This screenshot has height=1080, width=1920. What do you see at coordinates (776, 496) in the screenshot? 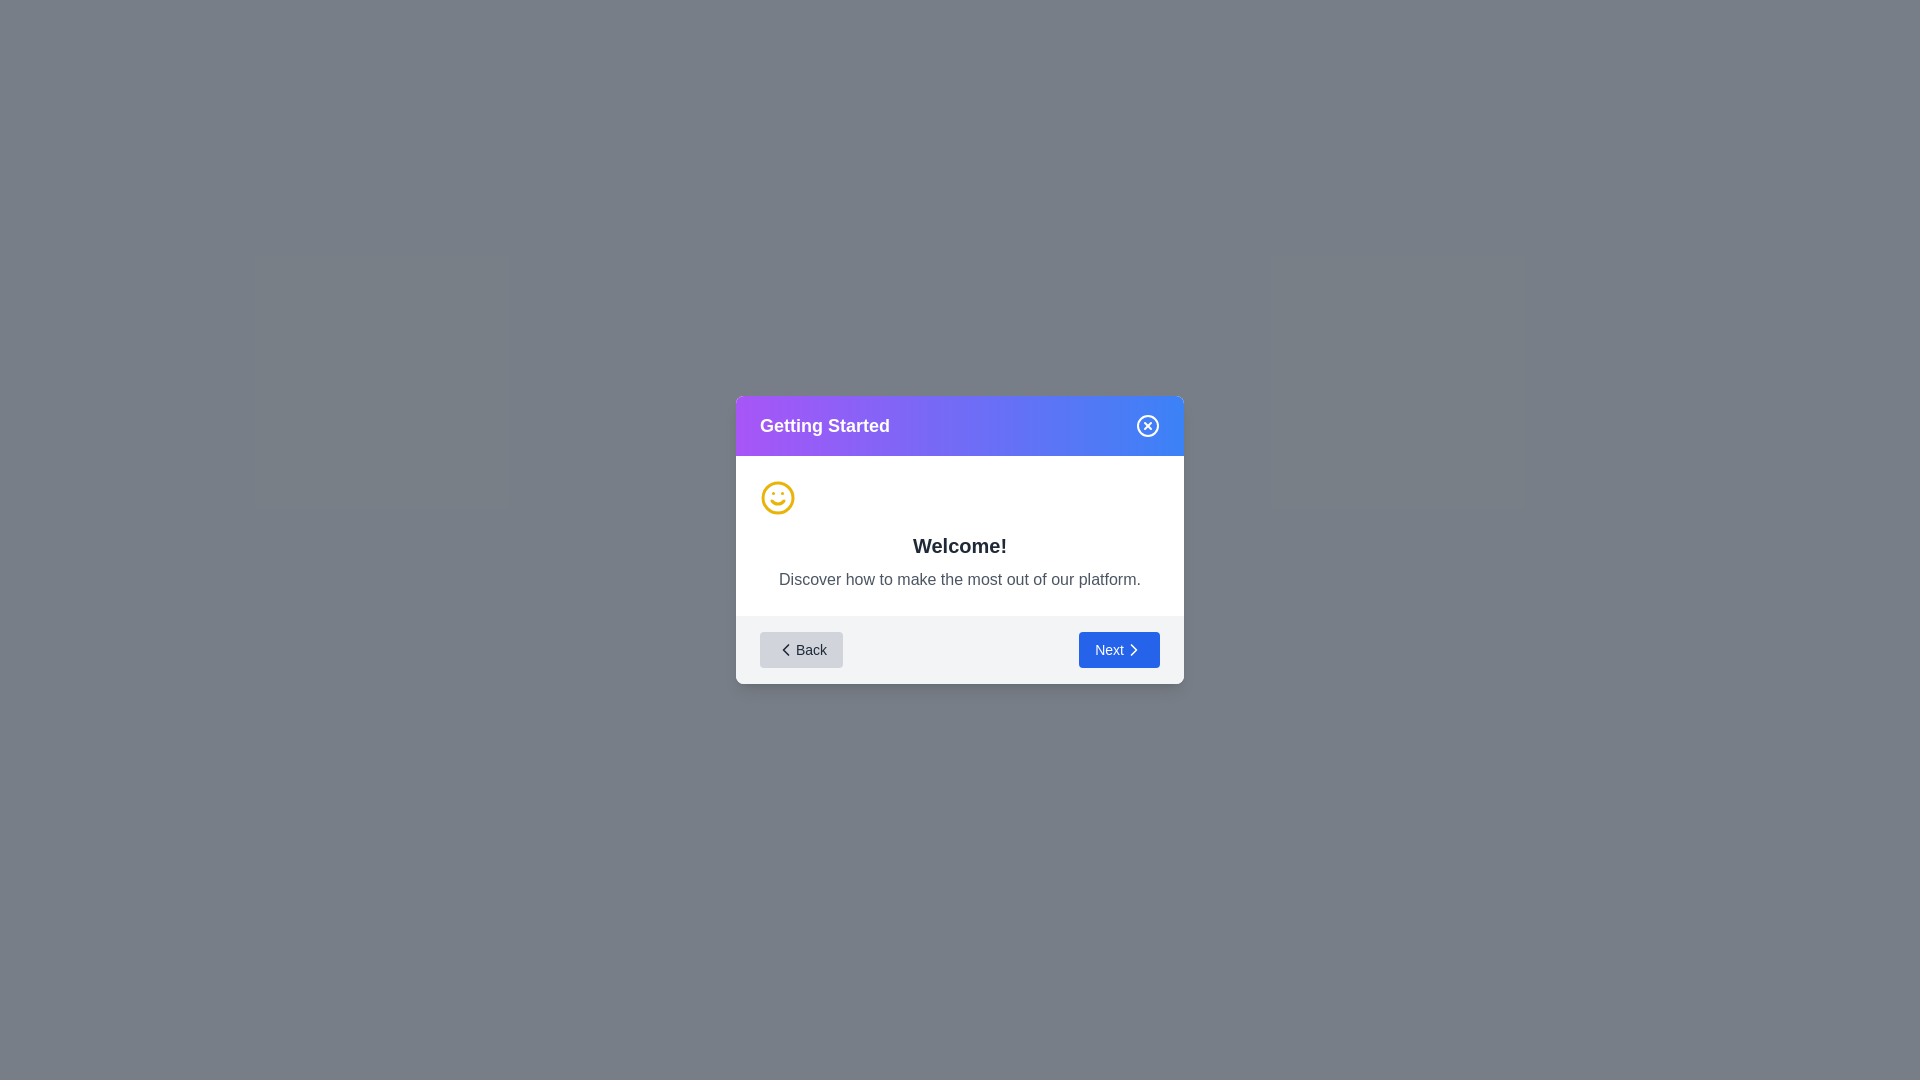
I see `the yellow circular smiling emoji icon located in the 'Getting Started' dialog box, which is positioned above the text 'Welcome!' and to the left of the textual content` at bounding box center [776, 496].